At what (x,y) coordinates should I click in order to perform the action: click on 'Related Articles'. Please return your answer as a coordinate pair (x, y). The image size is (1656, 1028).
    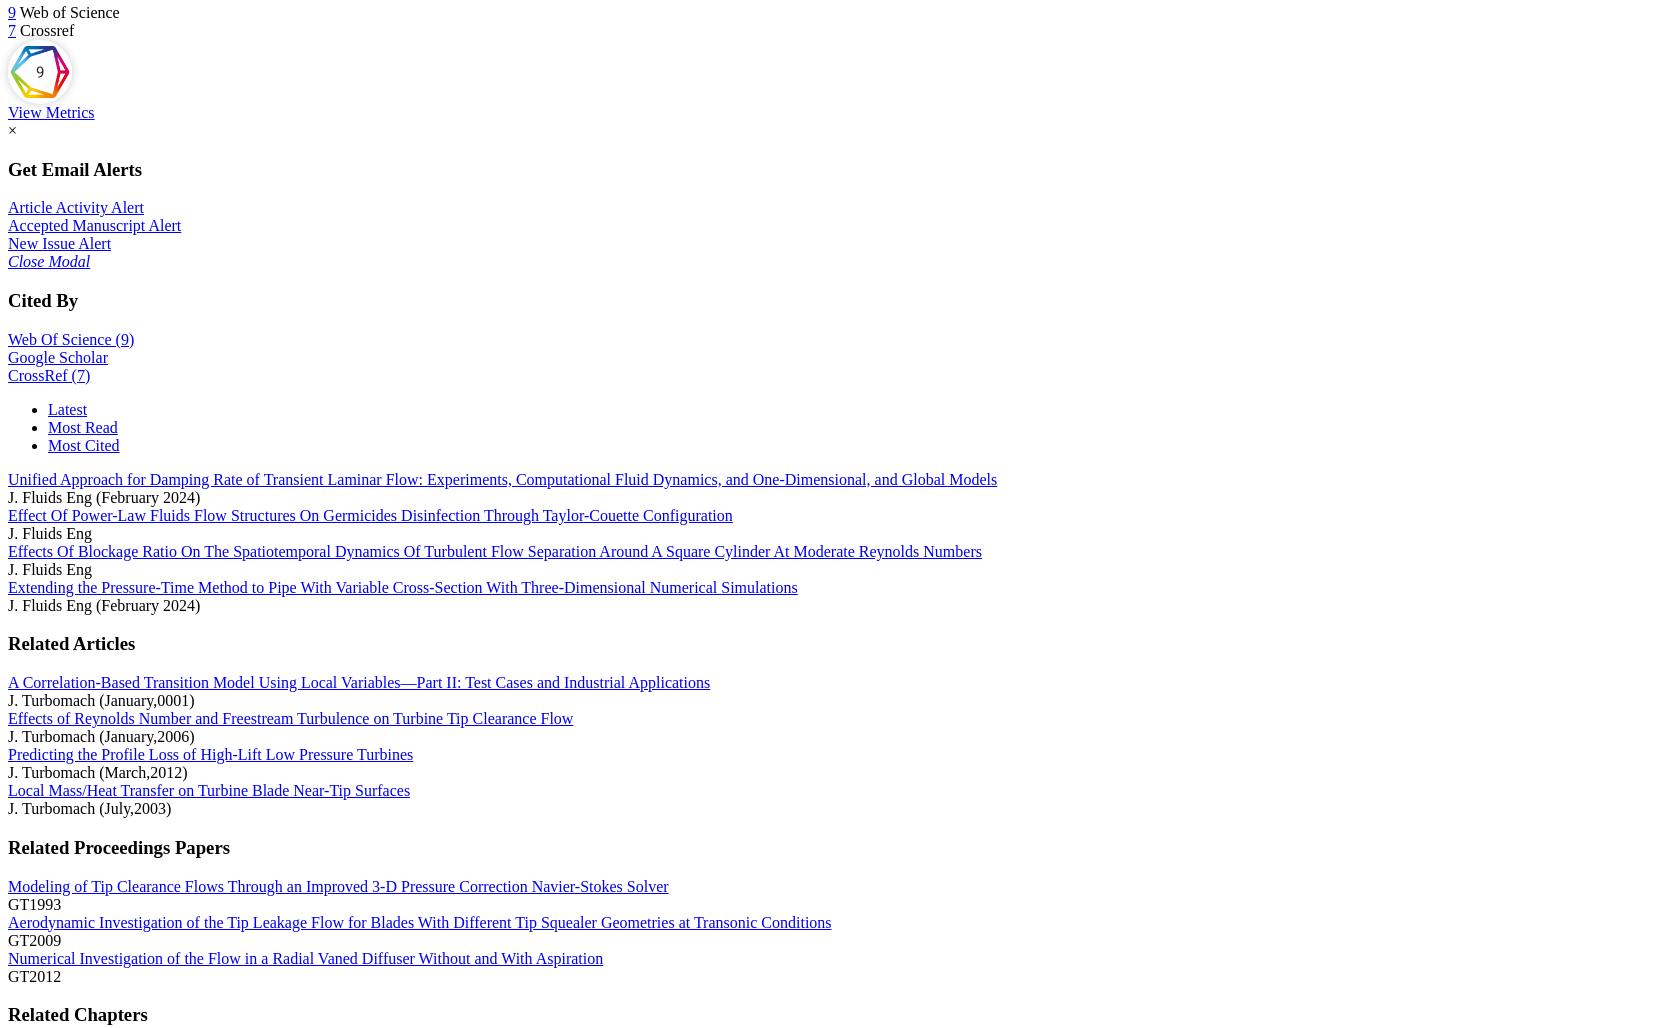
    Looking at the image, I should click on (70, 643).